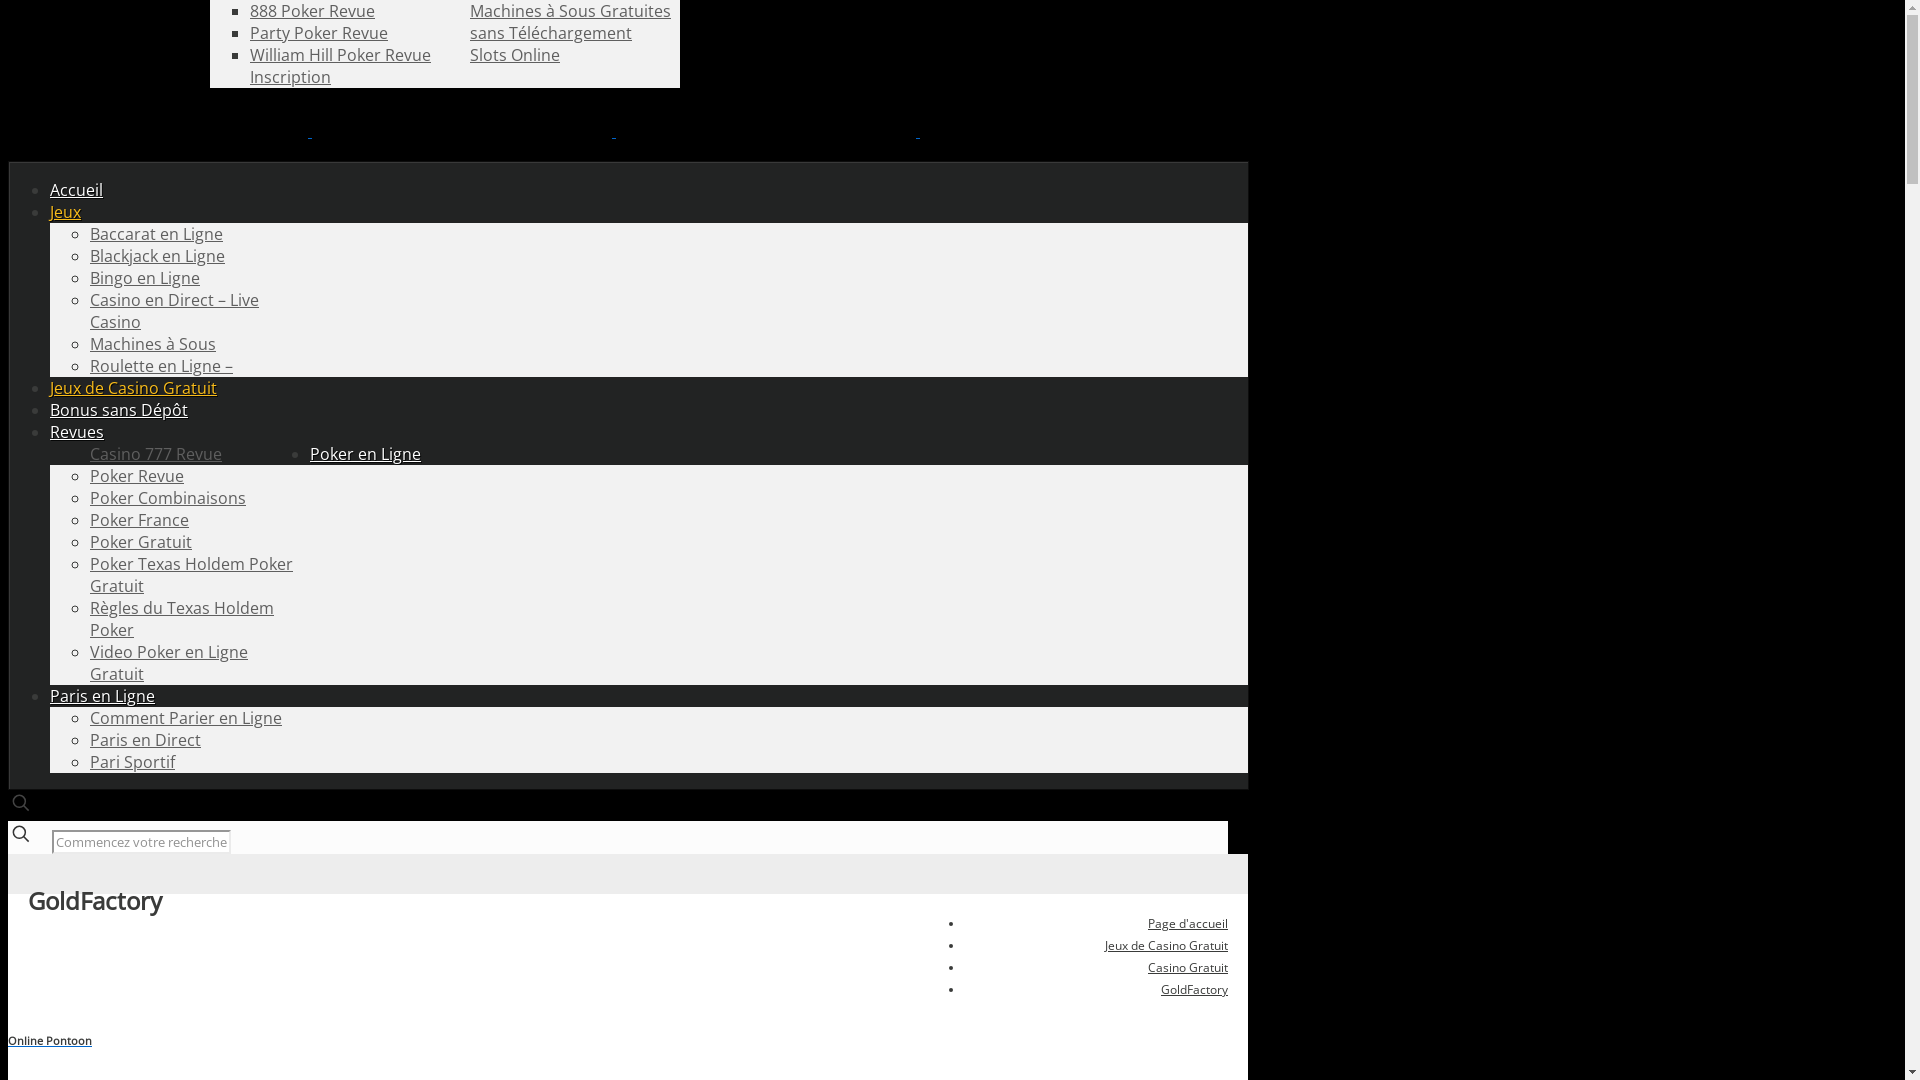 The height and width of the screenshot is (1080, 1920). I want to click on 'Bingo en Ligne', so click(143, 277).